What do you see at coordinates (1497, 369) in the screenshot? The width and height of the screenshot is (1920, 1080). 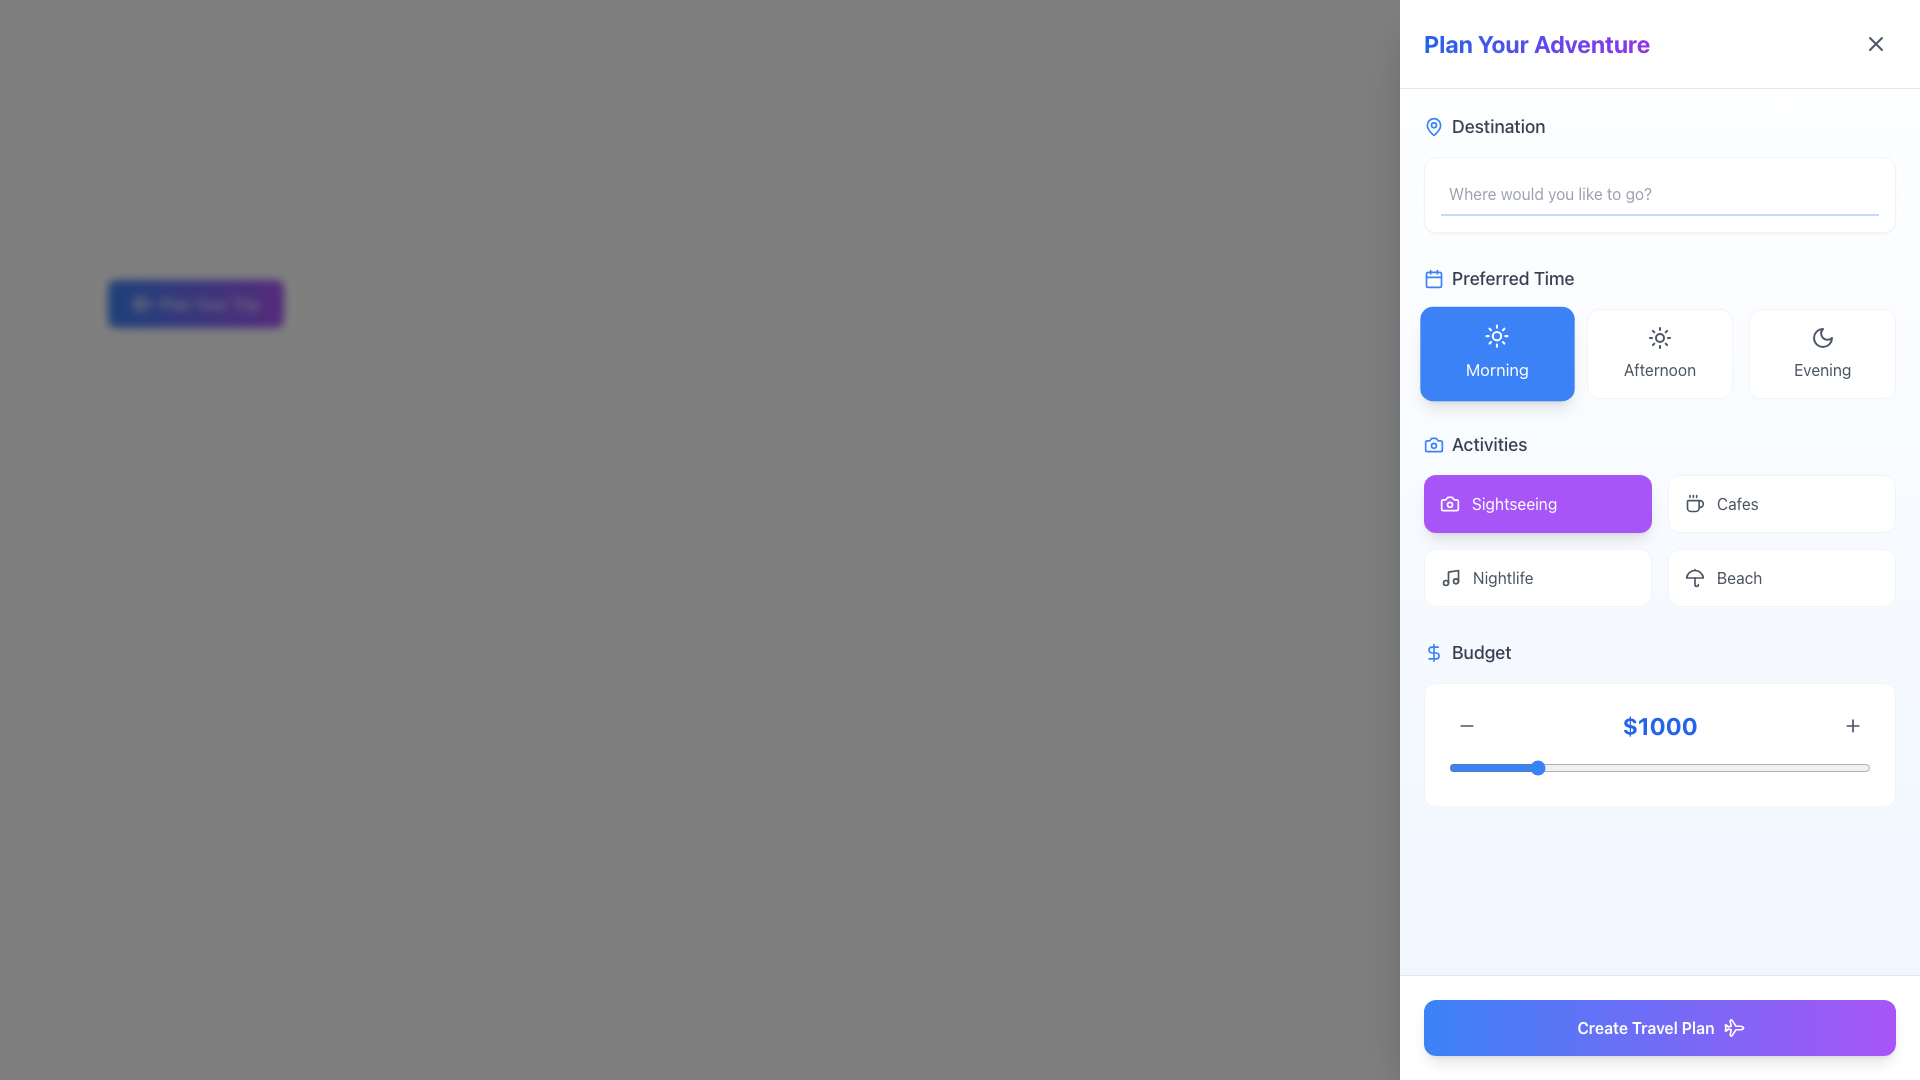 I see `the 'Morning' text label, which is the first option under the 'Preferred Time' section` at bounding box center [1497, 369].